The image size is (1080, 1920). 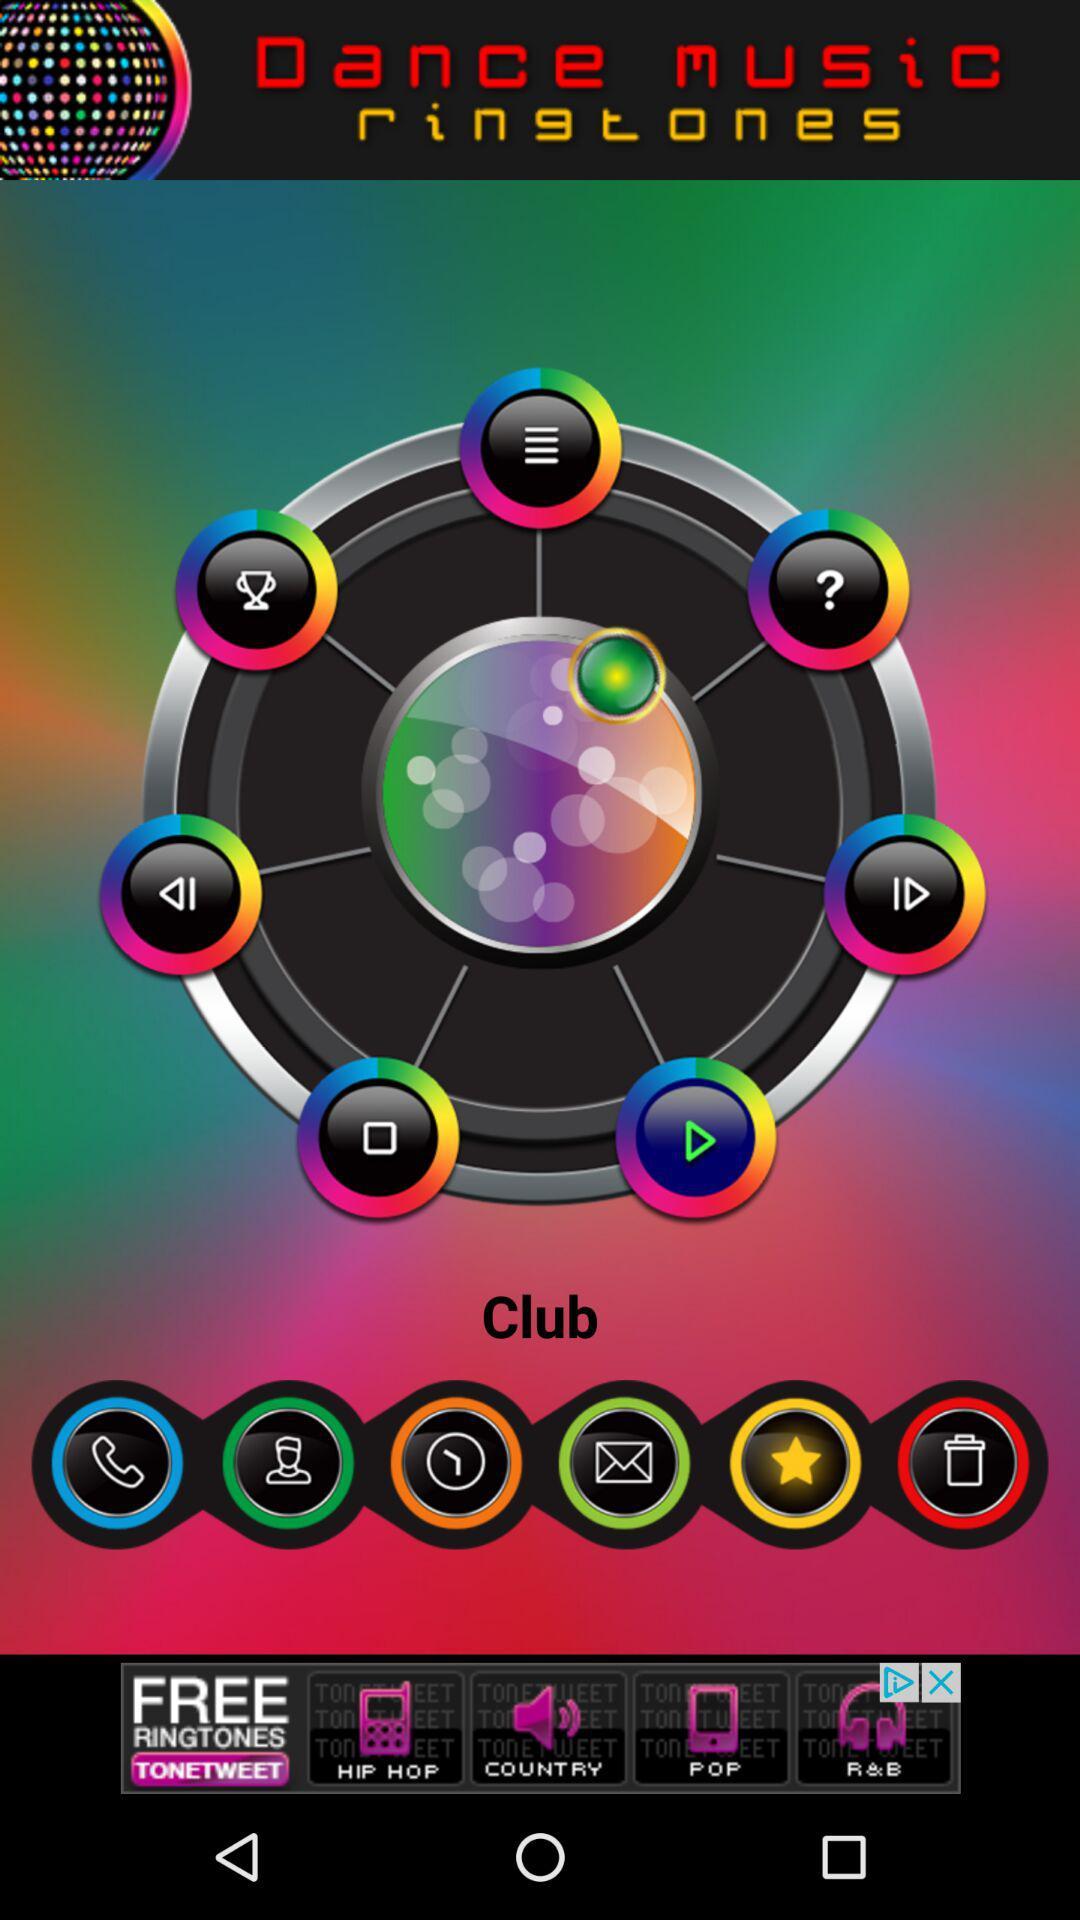 What do you see at coordinates (455, 1566) in the screenshot?
I see `the time icon` at bounding box center [455, 1566].